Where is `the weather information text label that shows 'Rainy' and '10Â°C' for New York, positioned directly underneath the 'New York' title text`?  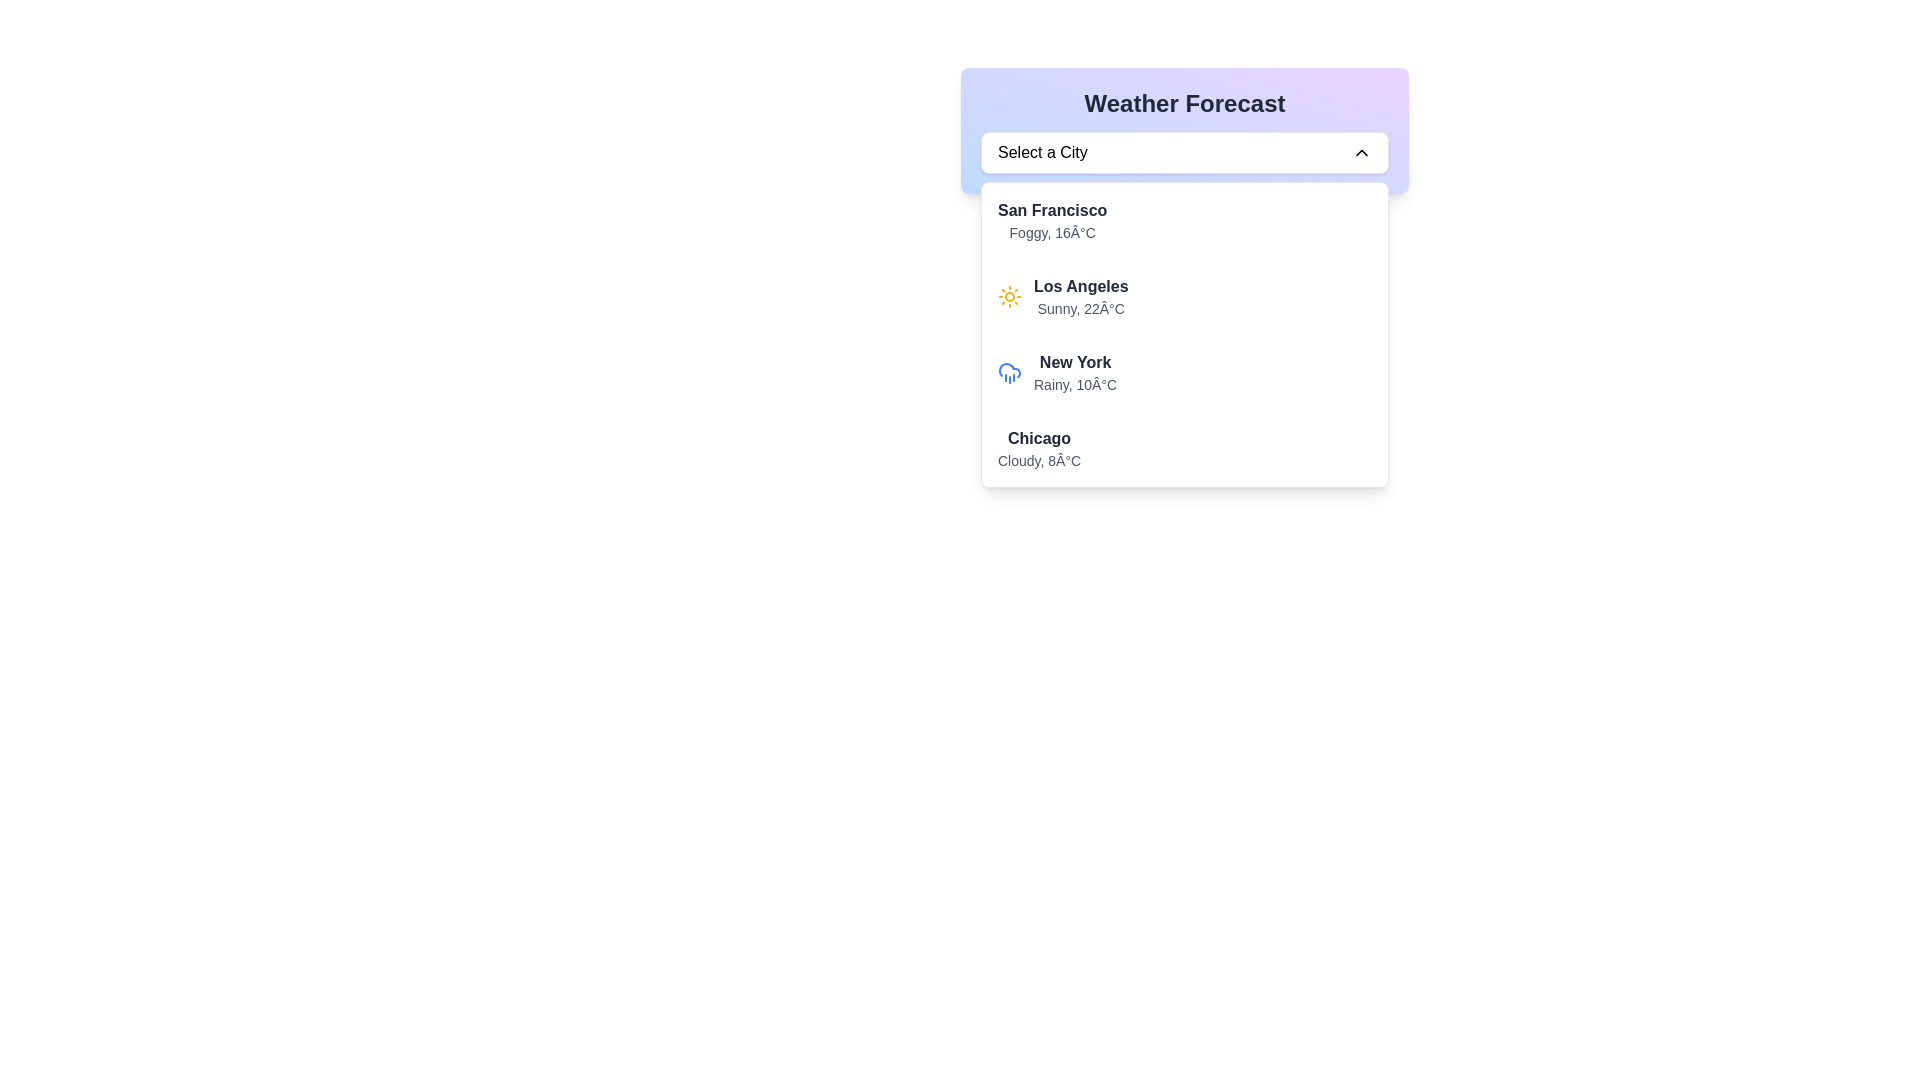
the weather information text label that shows 'Rainy' and '10Â°C' for New York, positioned directly underneath the 'New York' title text is located at coordinates (1074, 385).